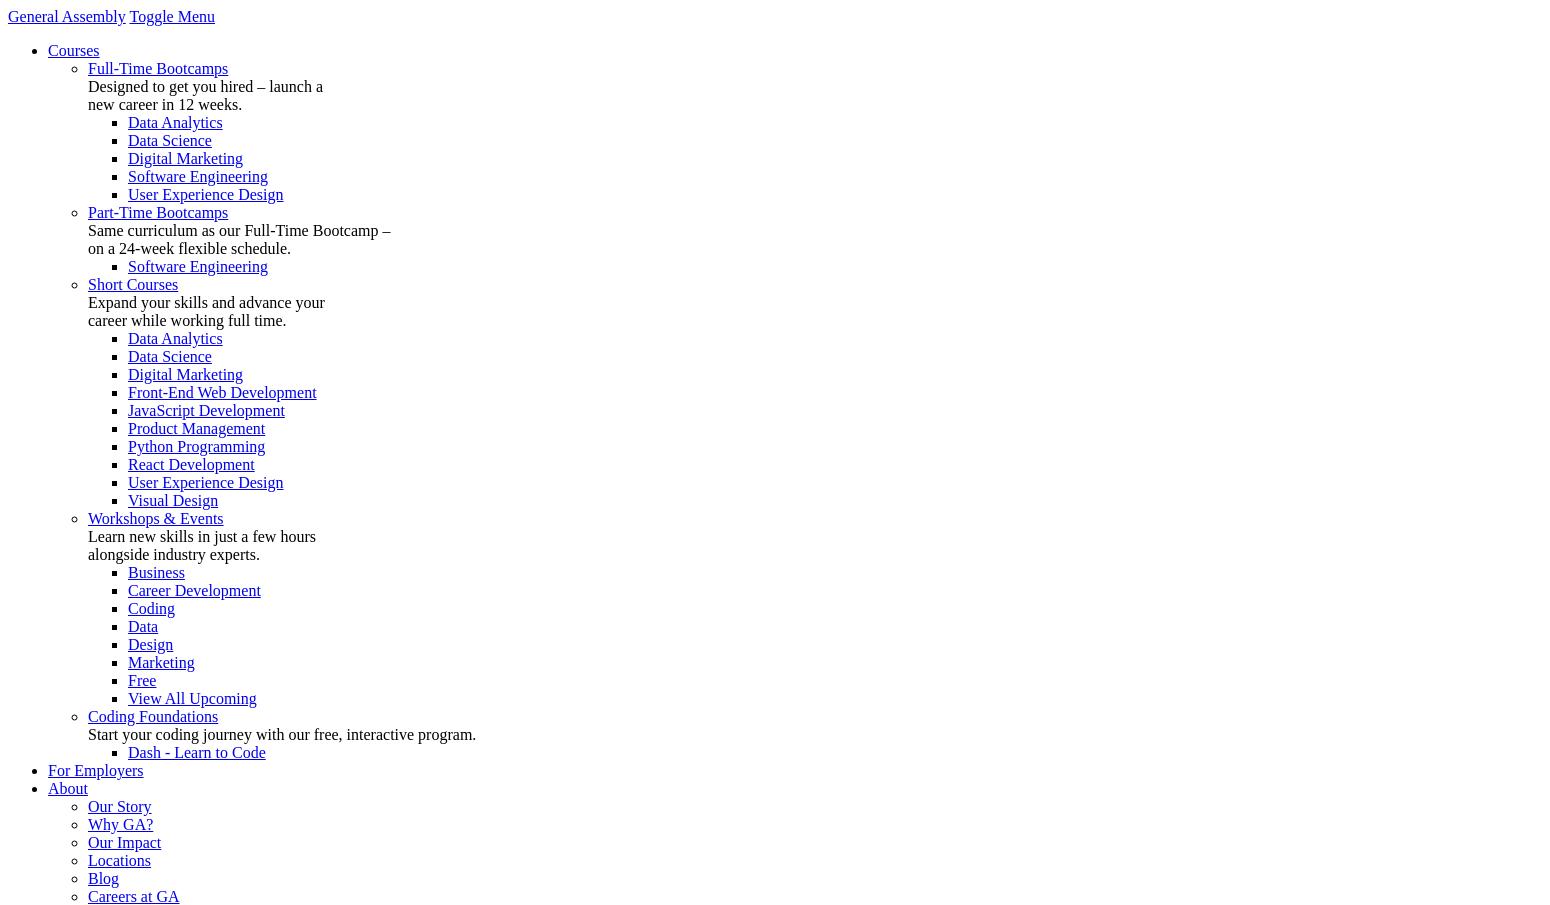 Image resolution: width=1550 pixels, height=905 pixels. I want to click on 'Short Courses', so click(88, 284).